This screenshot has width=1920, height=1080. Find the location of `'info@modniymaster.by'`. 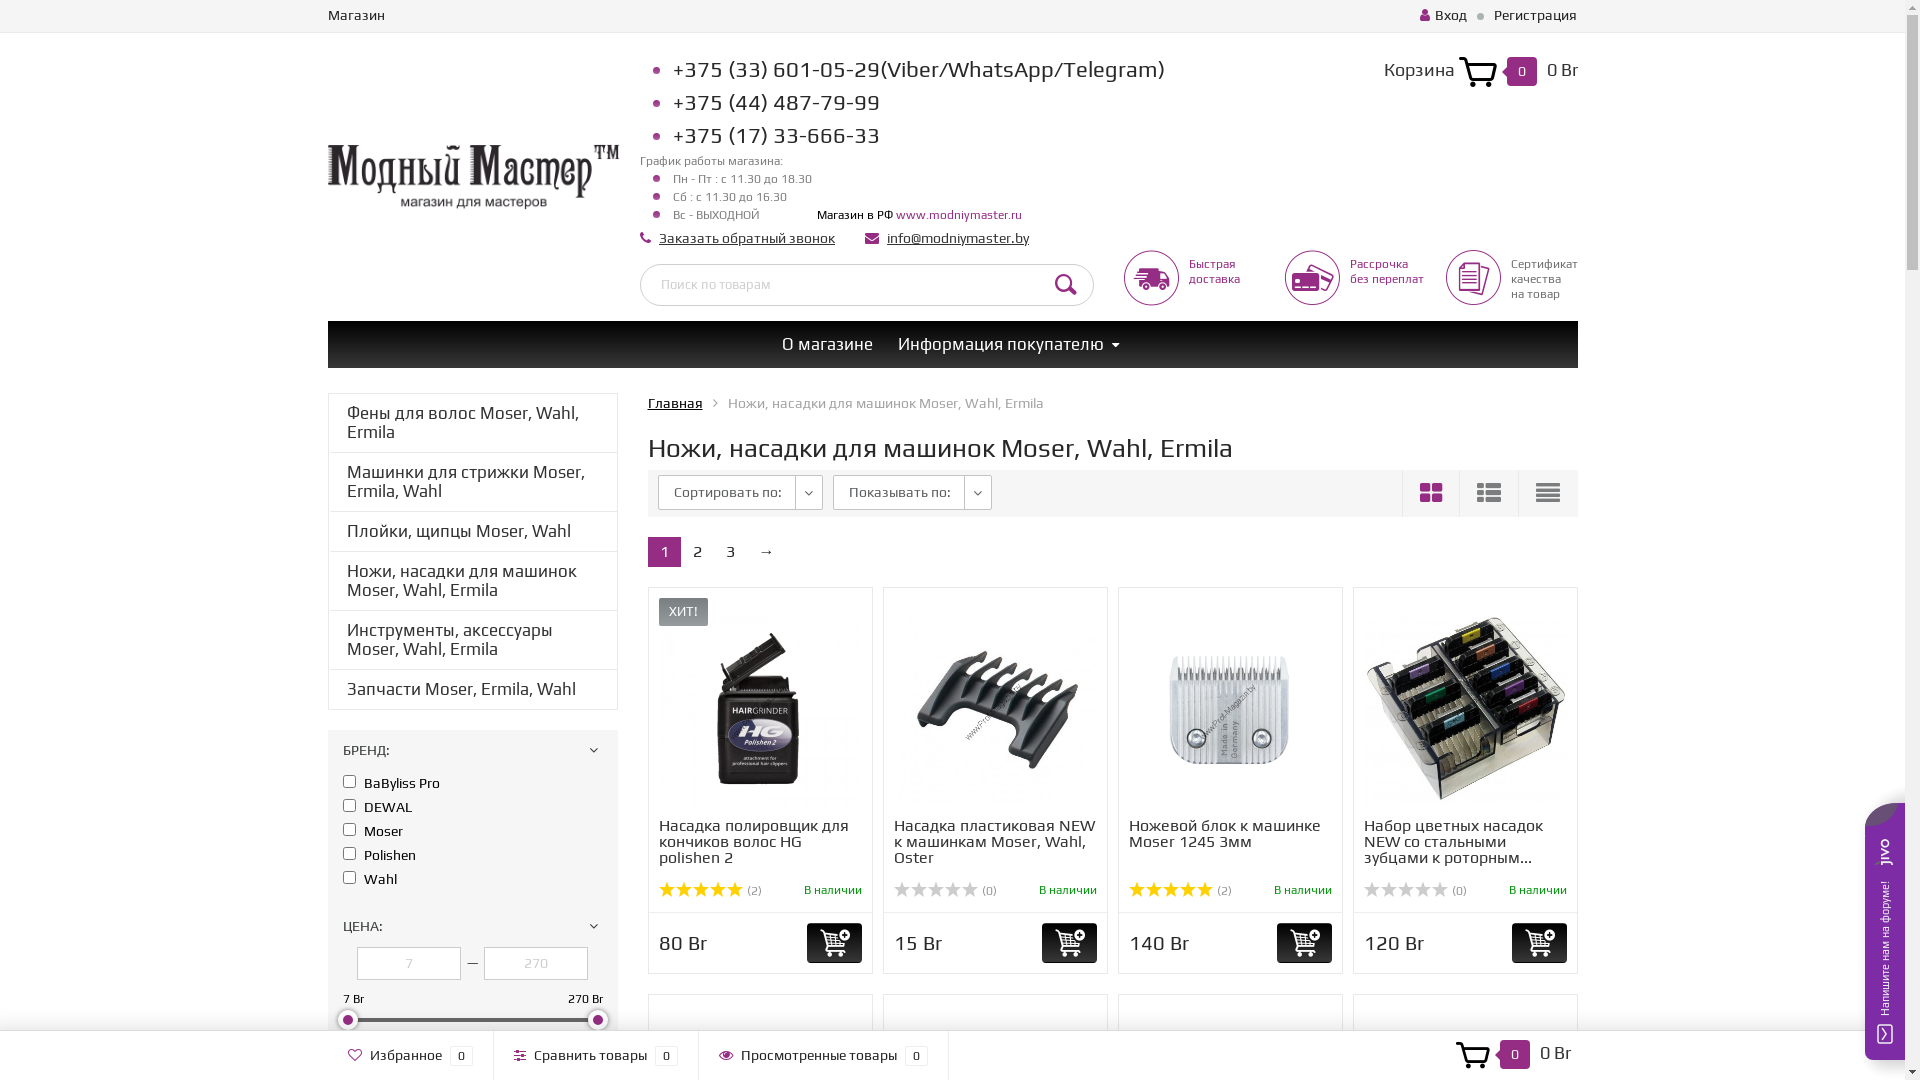

'info@modniymaster.by' is located at coordinates (957, 237).